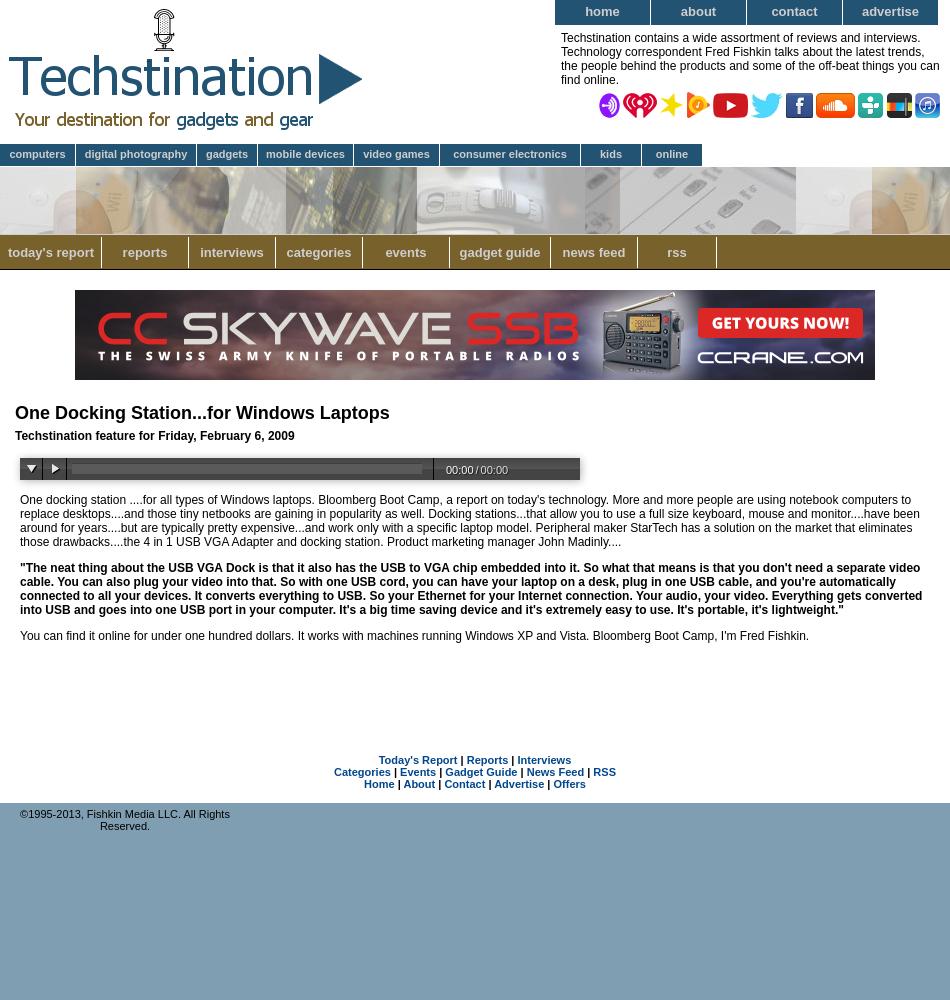 The height and width of the screenshot is (1000, 950). I want to click on 'Offers', so click(552, 784).